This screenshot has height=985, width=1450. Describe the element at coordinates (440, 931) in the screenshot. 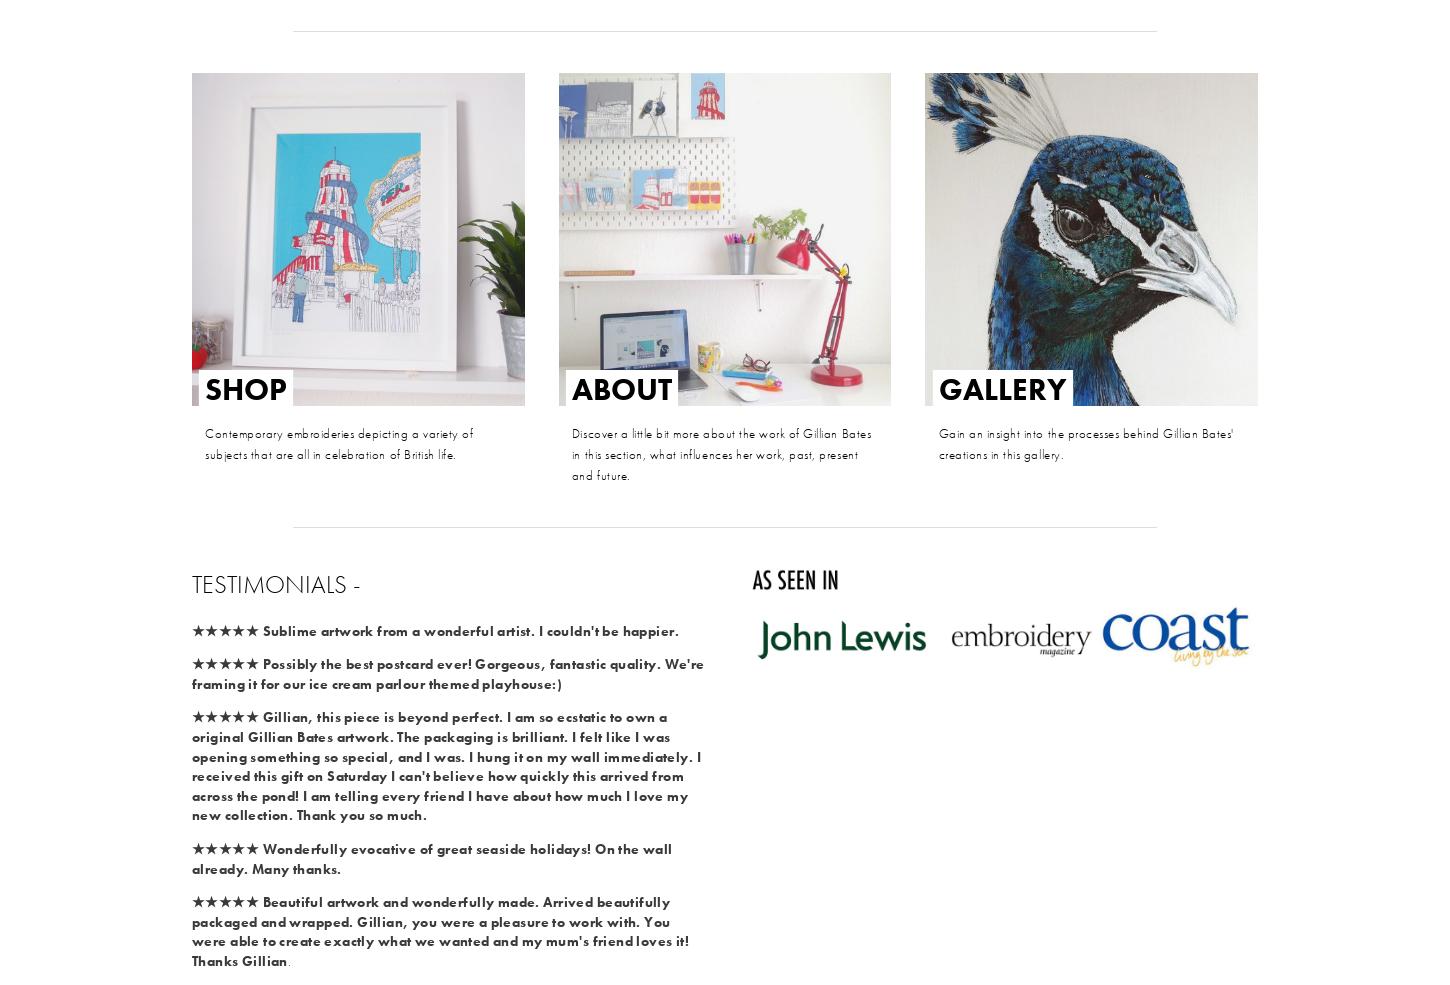

I see `'★★★★★ Beautiful artwork and wonderfully made. Arrived beautifully packaged and wrapped. Gillian, you were a pleasure to work with. You were able to create exactly what we wanted and my mum's friend loves it! Thanks Gillian'` at that location.